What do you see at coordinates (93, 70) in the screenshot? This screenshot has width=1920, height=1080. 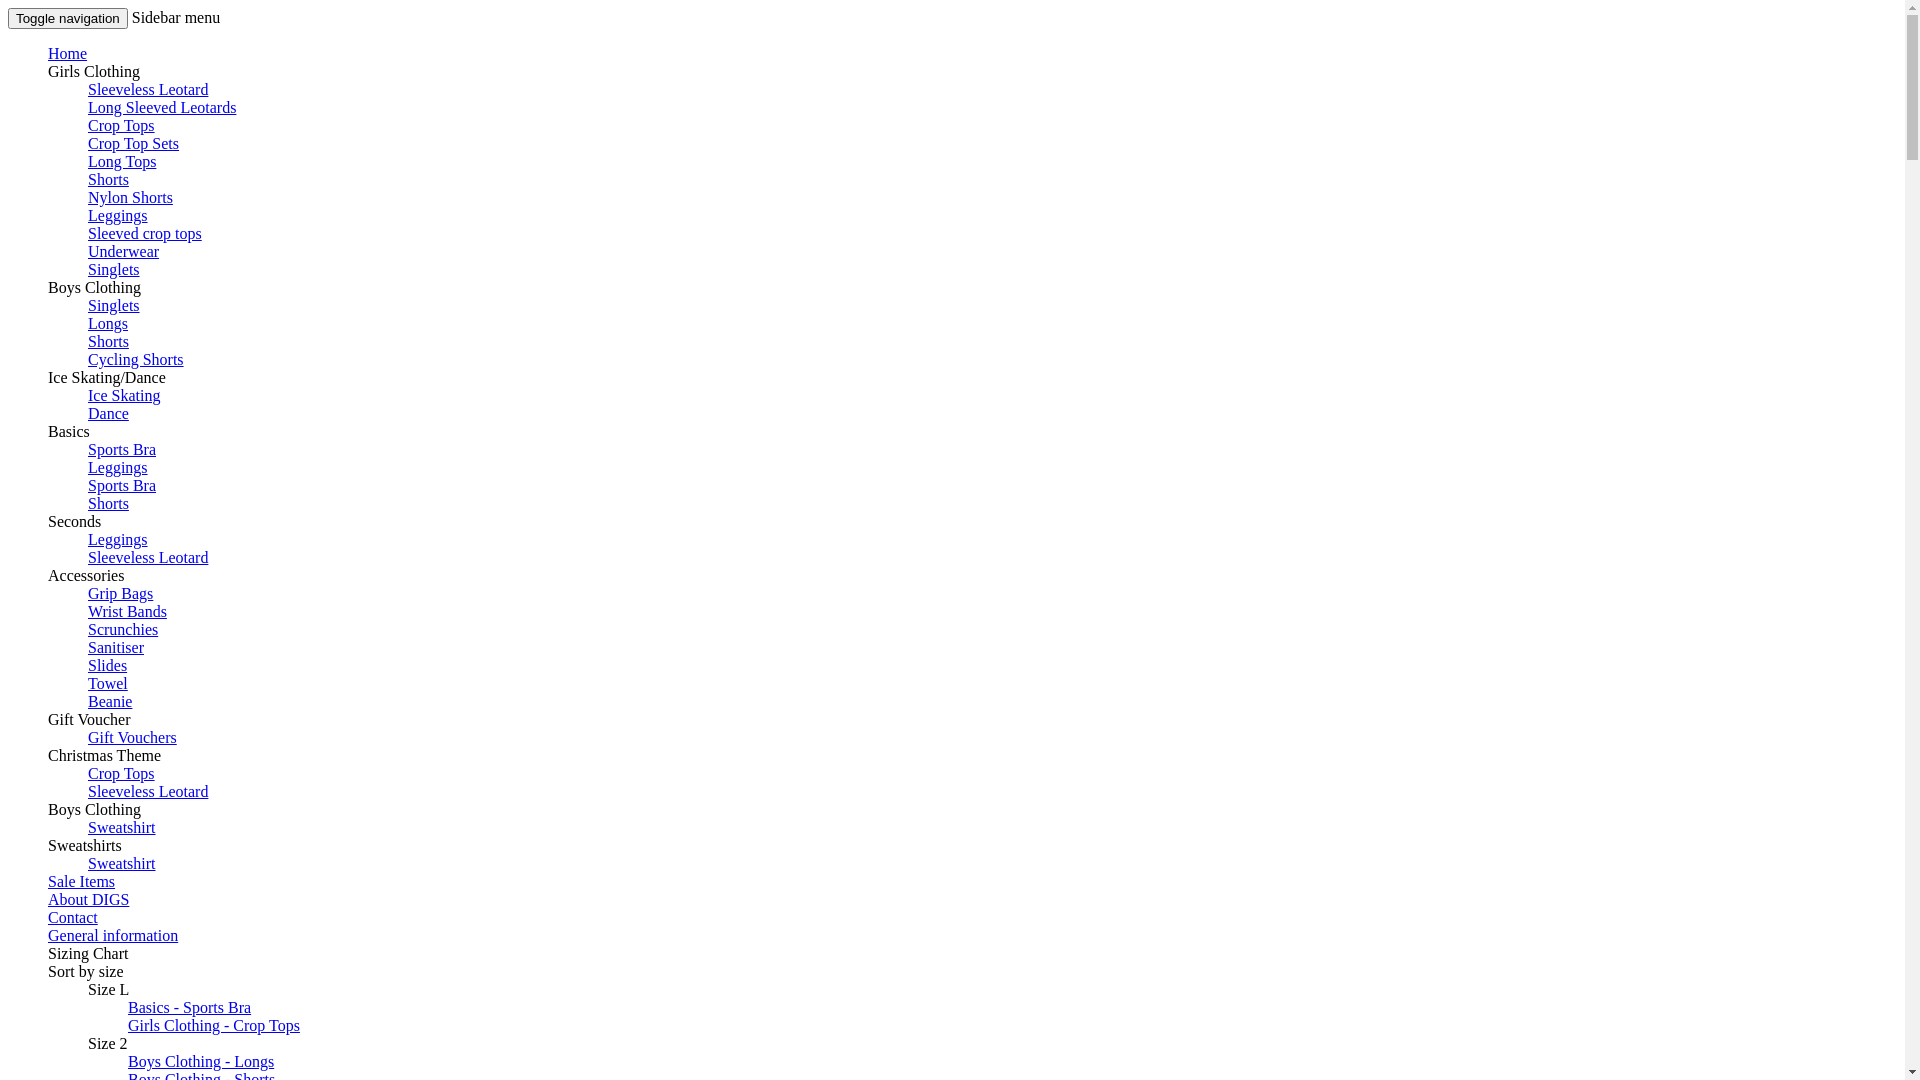 I see `'Girls Clothing'` at bounding box center [93, 70].